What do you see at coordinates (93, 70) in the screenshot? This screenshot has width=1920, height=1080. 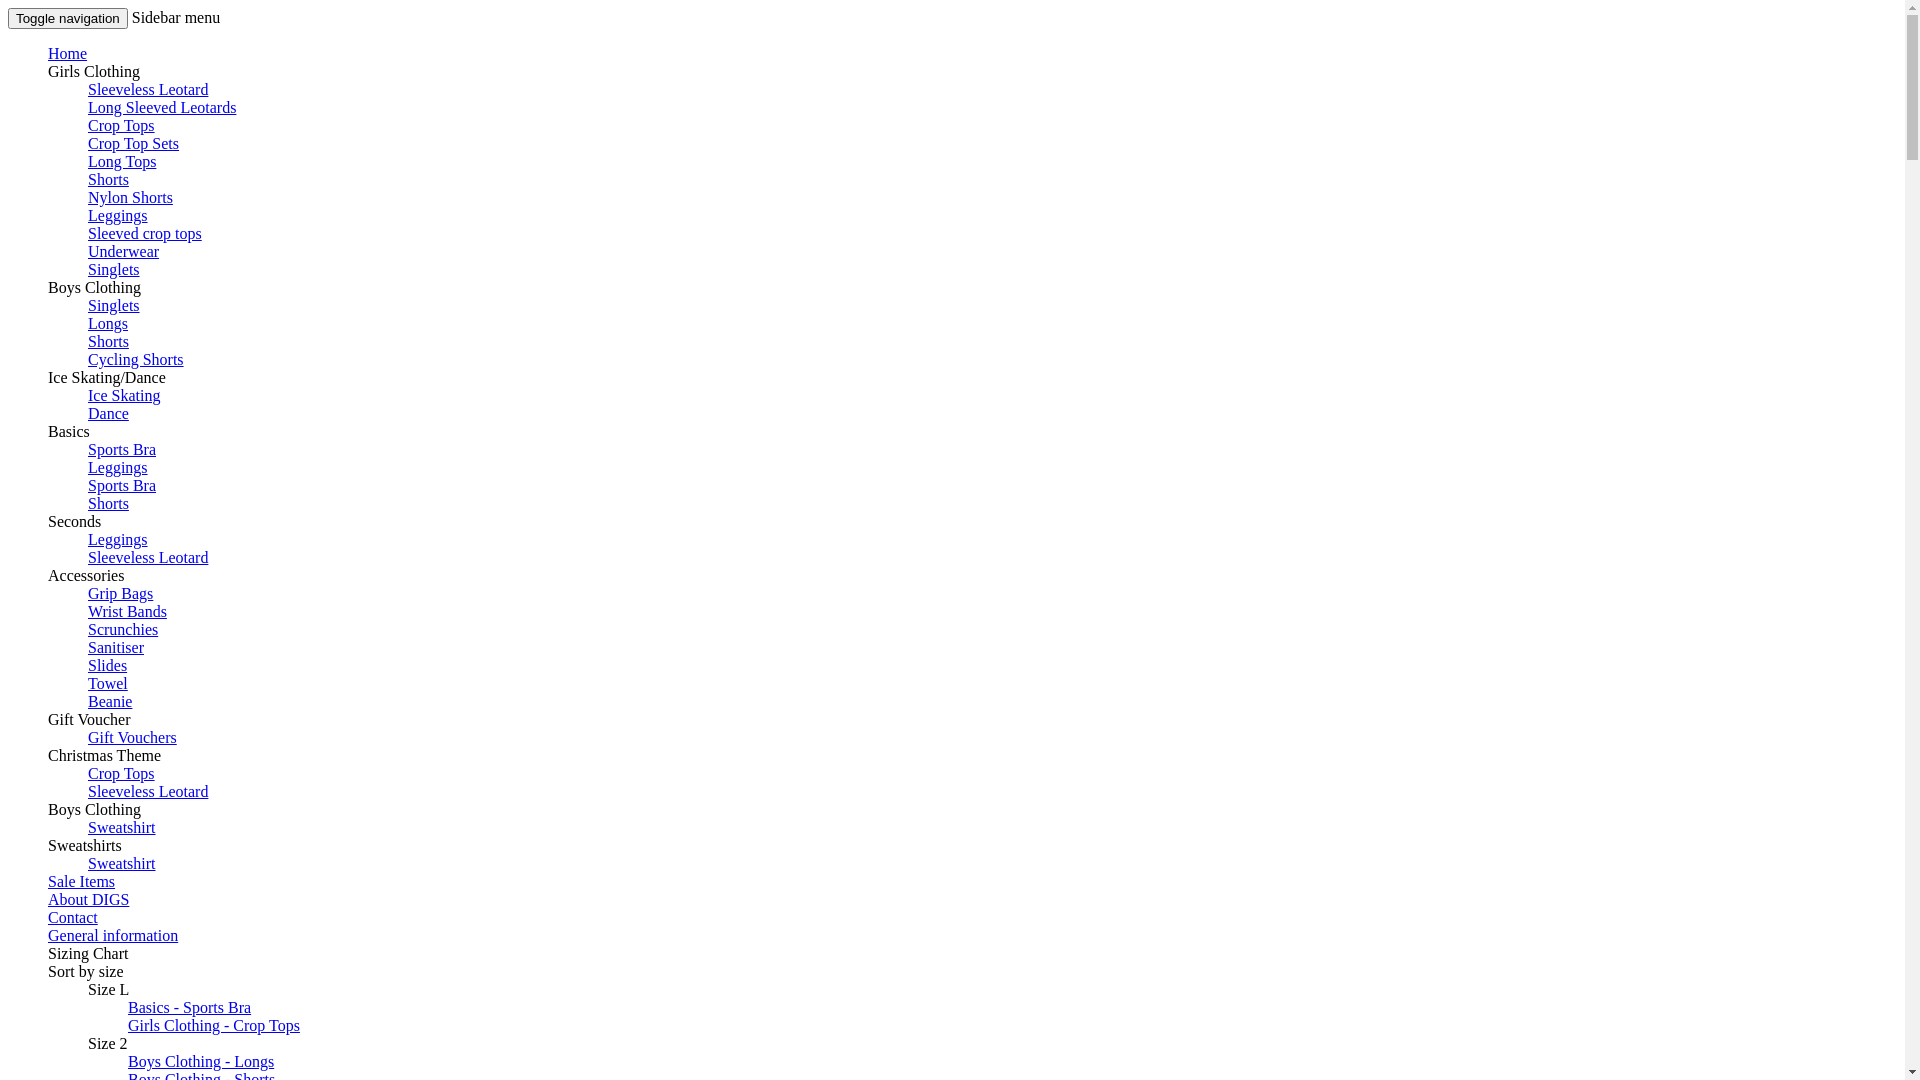 I see `'Girls Clothing'` at bounding box center [93, 70].